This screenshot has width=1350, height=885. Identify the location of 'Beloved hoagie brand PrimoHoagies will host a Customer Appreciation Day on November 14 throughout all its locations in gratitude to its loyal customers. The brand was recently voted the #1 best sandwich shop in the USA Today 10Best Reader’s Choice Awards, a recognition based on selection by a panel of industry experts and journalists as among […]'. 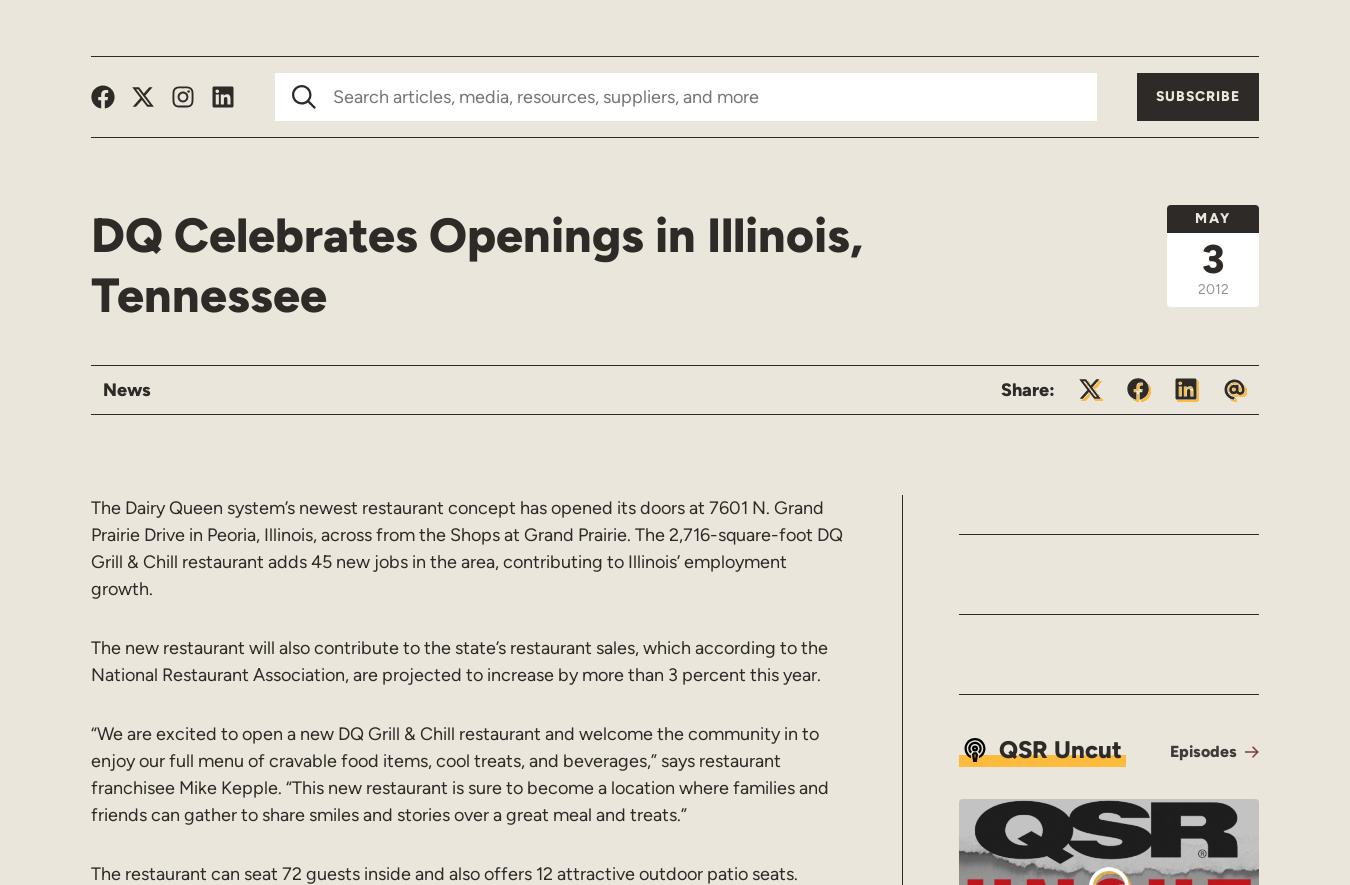
(1125, 586).